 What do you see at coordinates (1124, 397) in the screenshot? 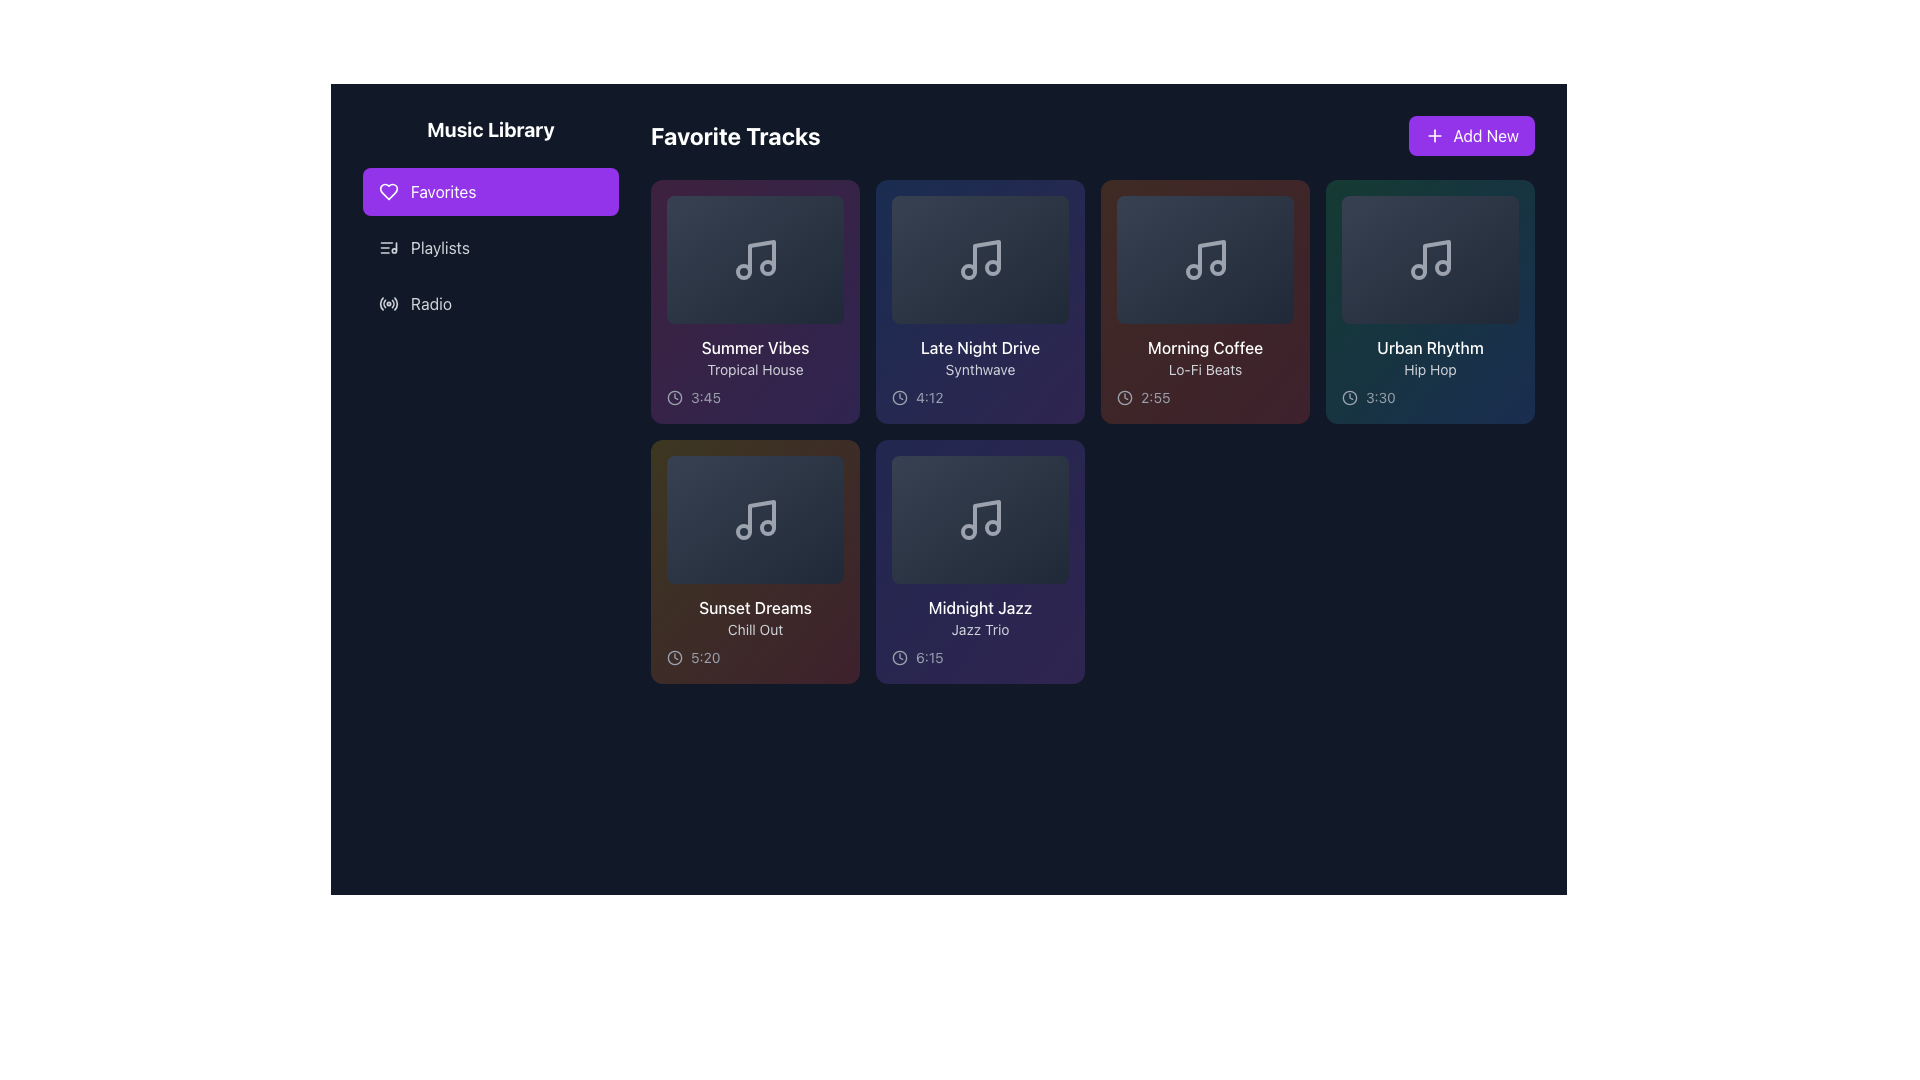
I see `the circular SVG element that serves as the base of the clock icon located in the corner of the 'Morning Coffee' card` at bounding box center [1124, 397].